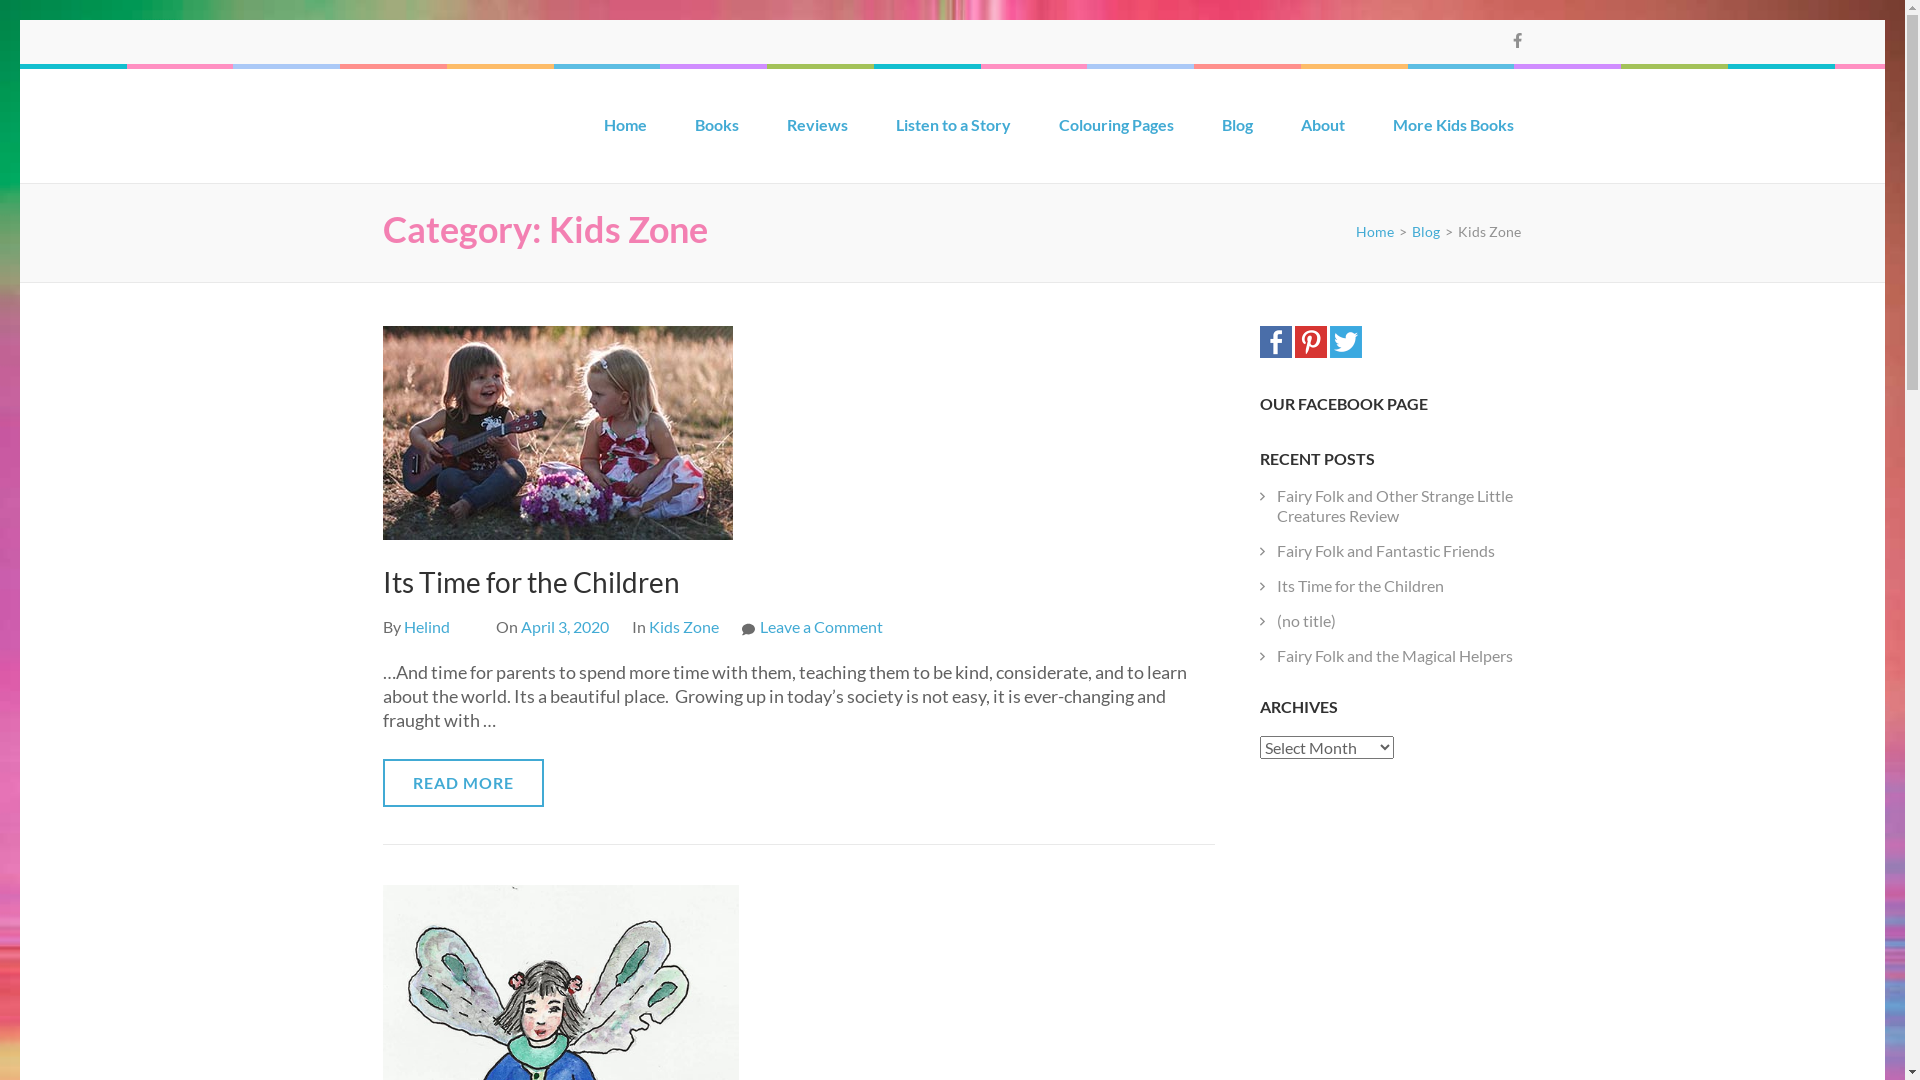 This screenshot has width=1920, height=1080. What do you see at coordinates (1306, 619) in the screenshot?
I see `'(no title)'` at bounding box center [1306, 619].